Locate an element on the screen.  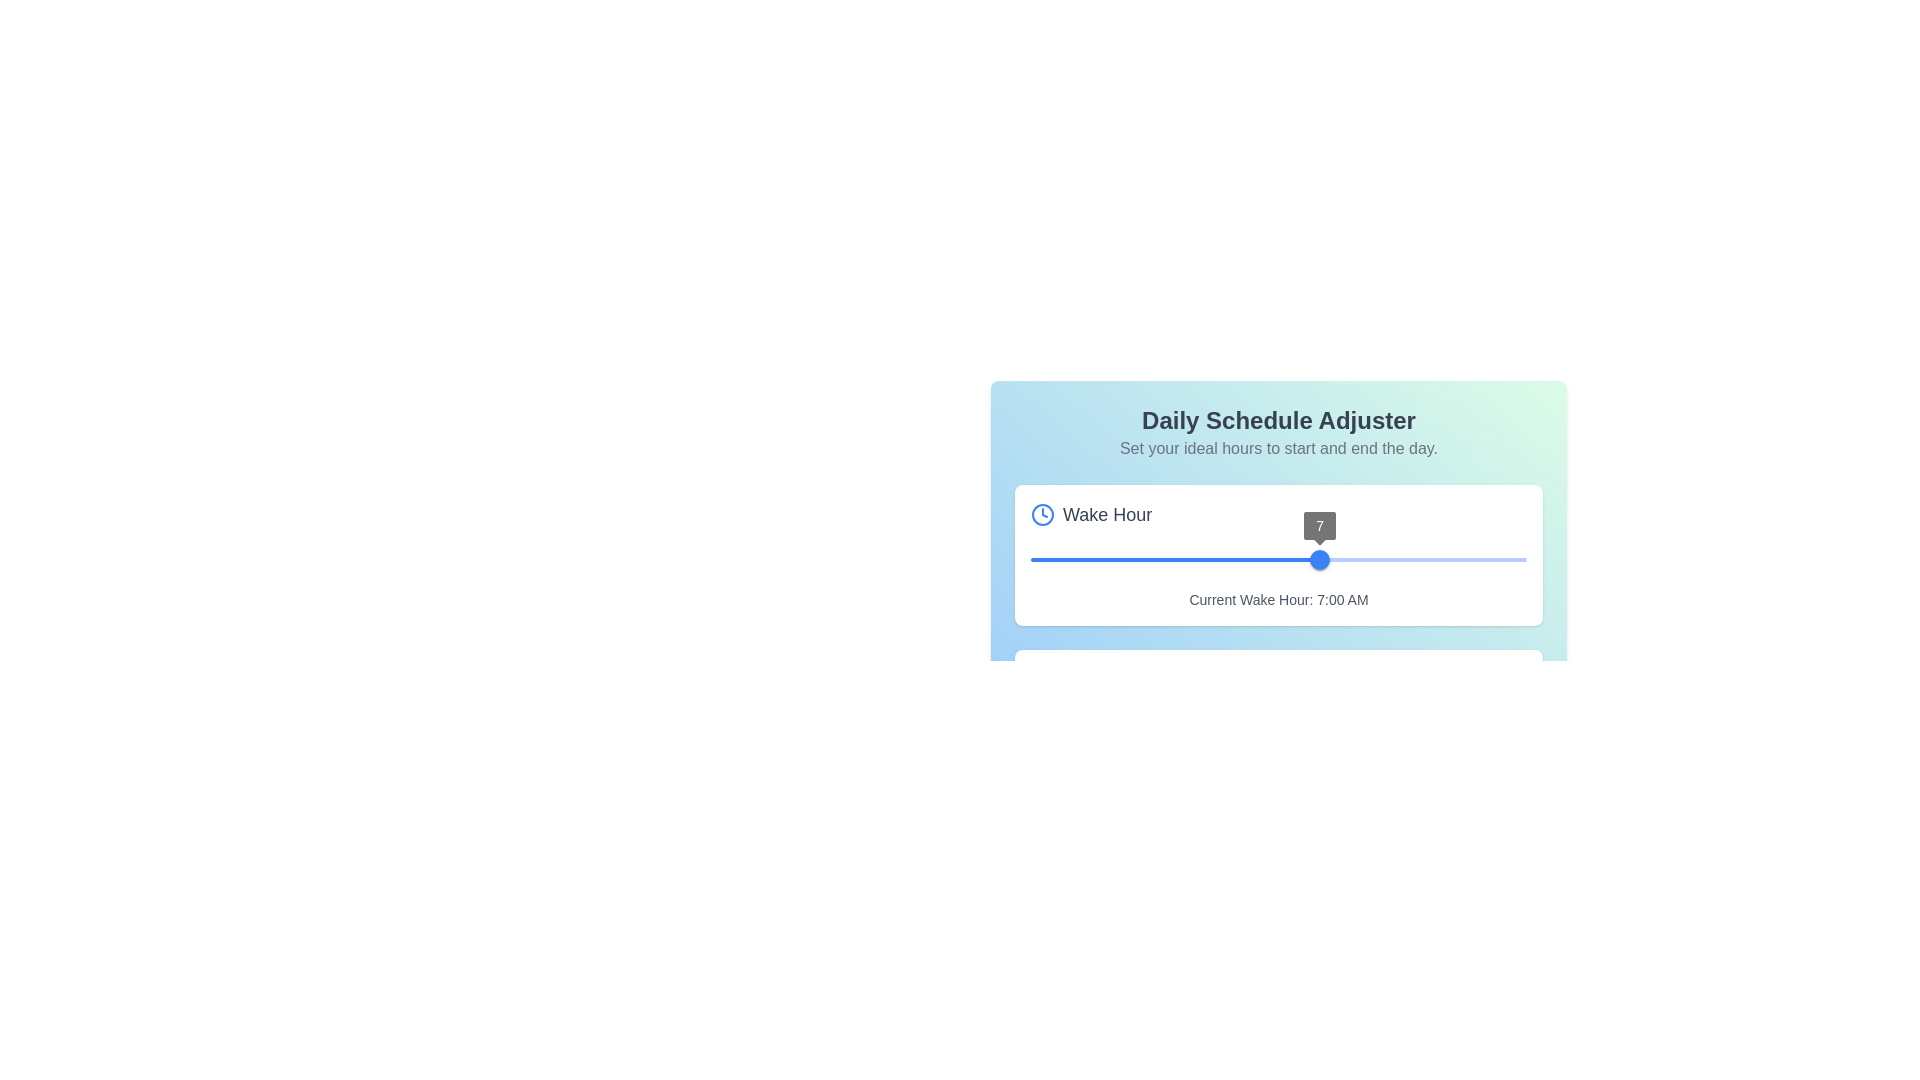
the wake hour is located at coordinates (1071, 559).